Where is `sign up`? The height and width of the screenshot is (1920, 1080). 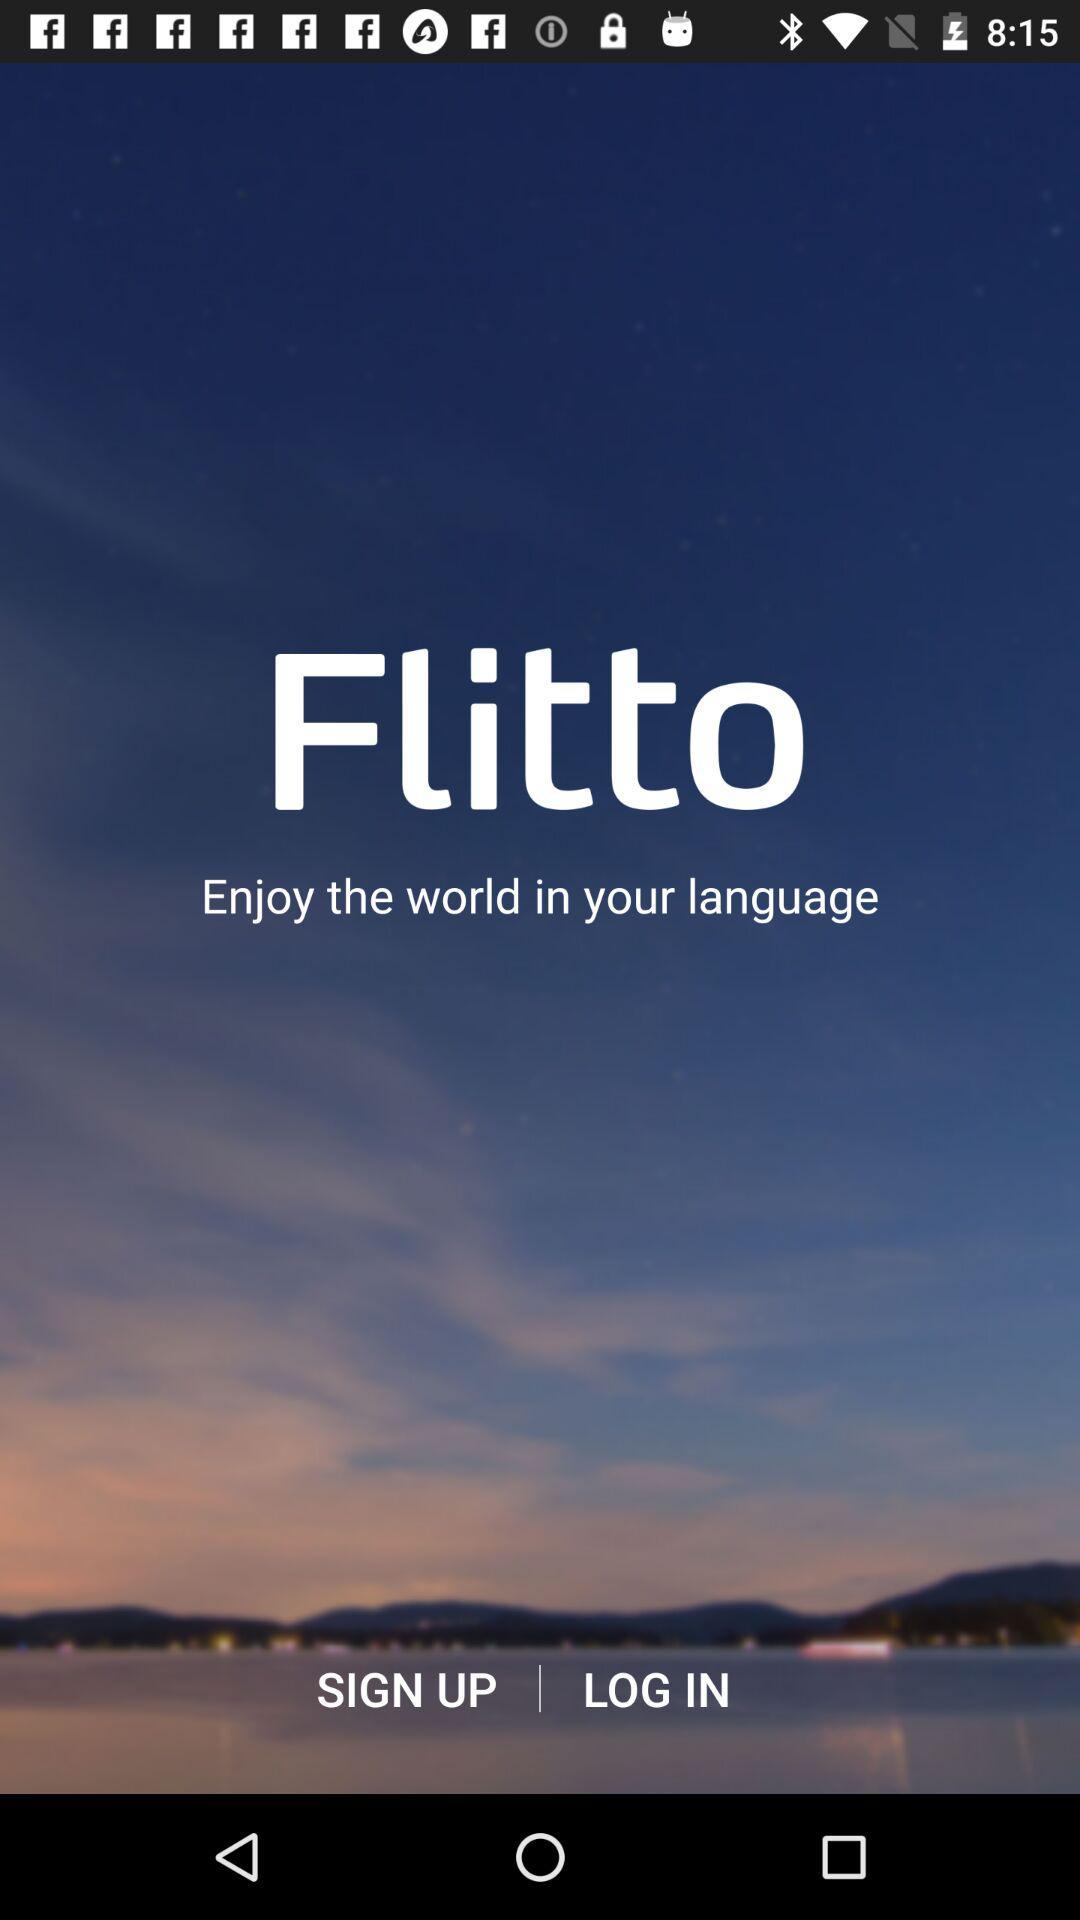
sign up is located at coordinates (405, 1688).